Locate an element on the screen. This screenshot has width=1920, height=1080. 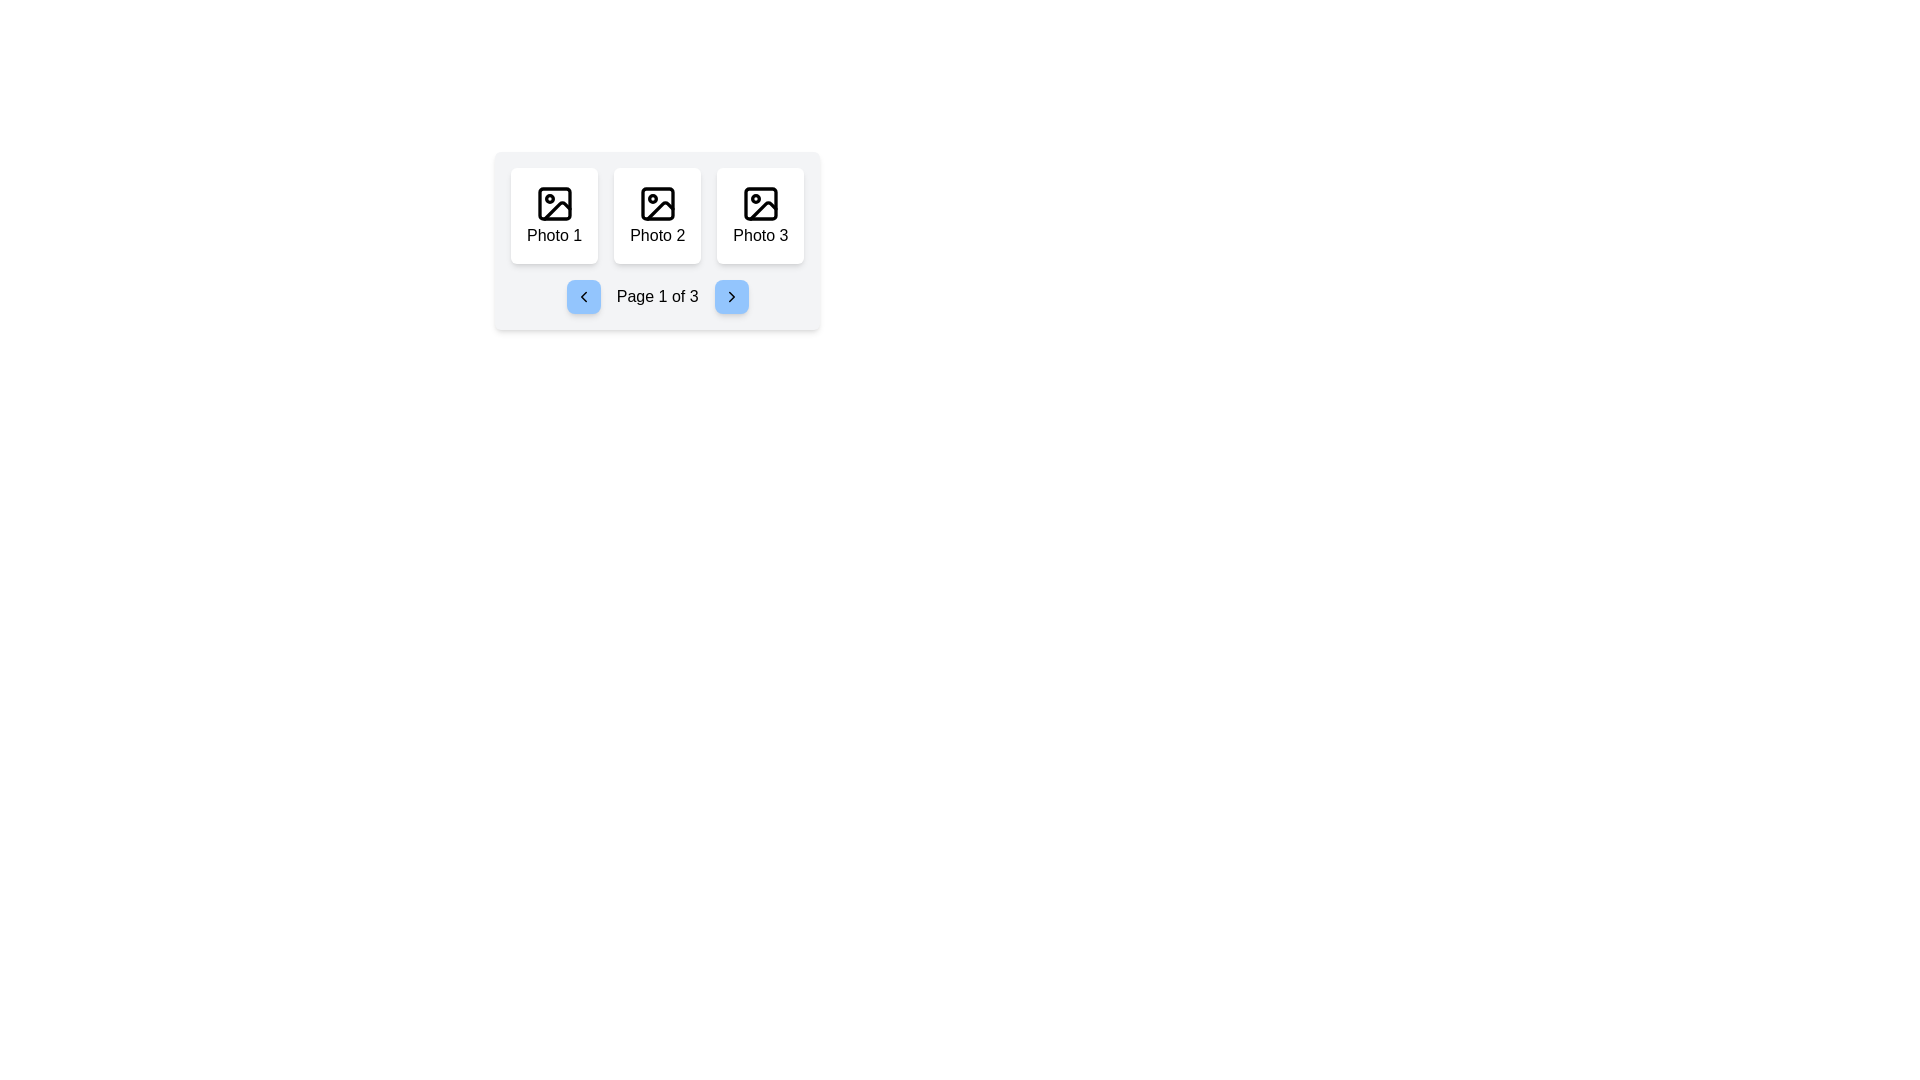
the 'Photo 2' card is located at coordinates (657, 216).